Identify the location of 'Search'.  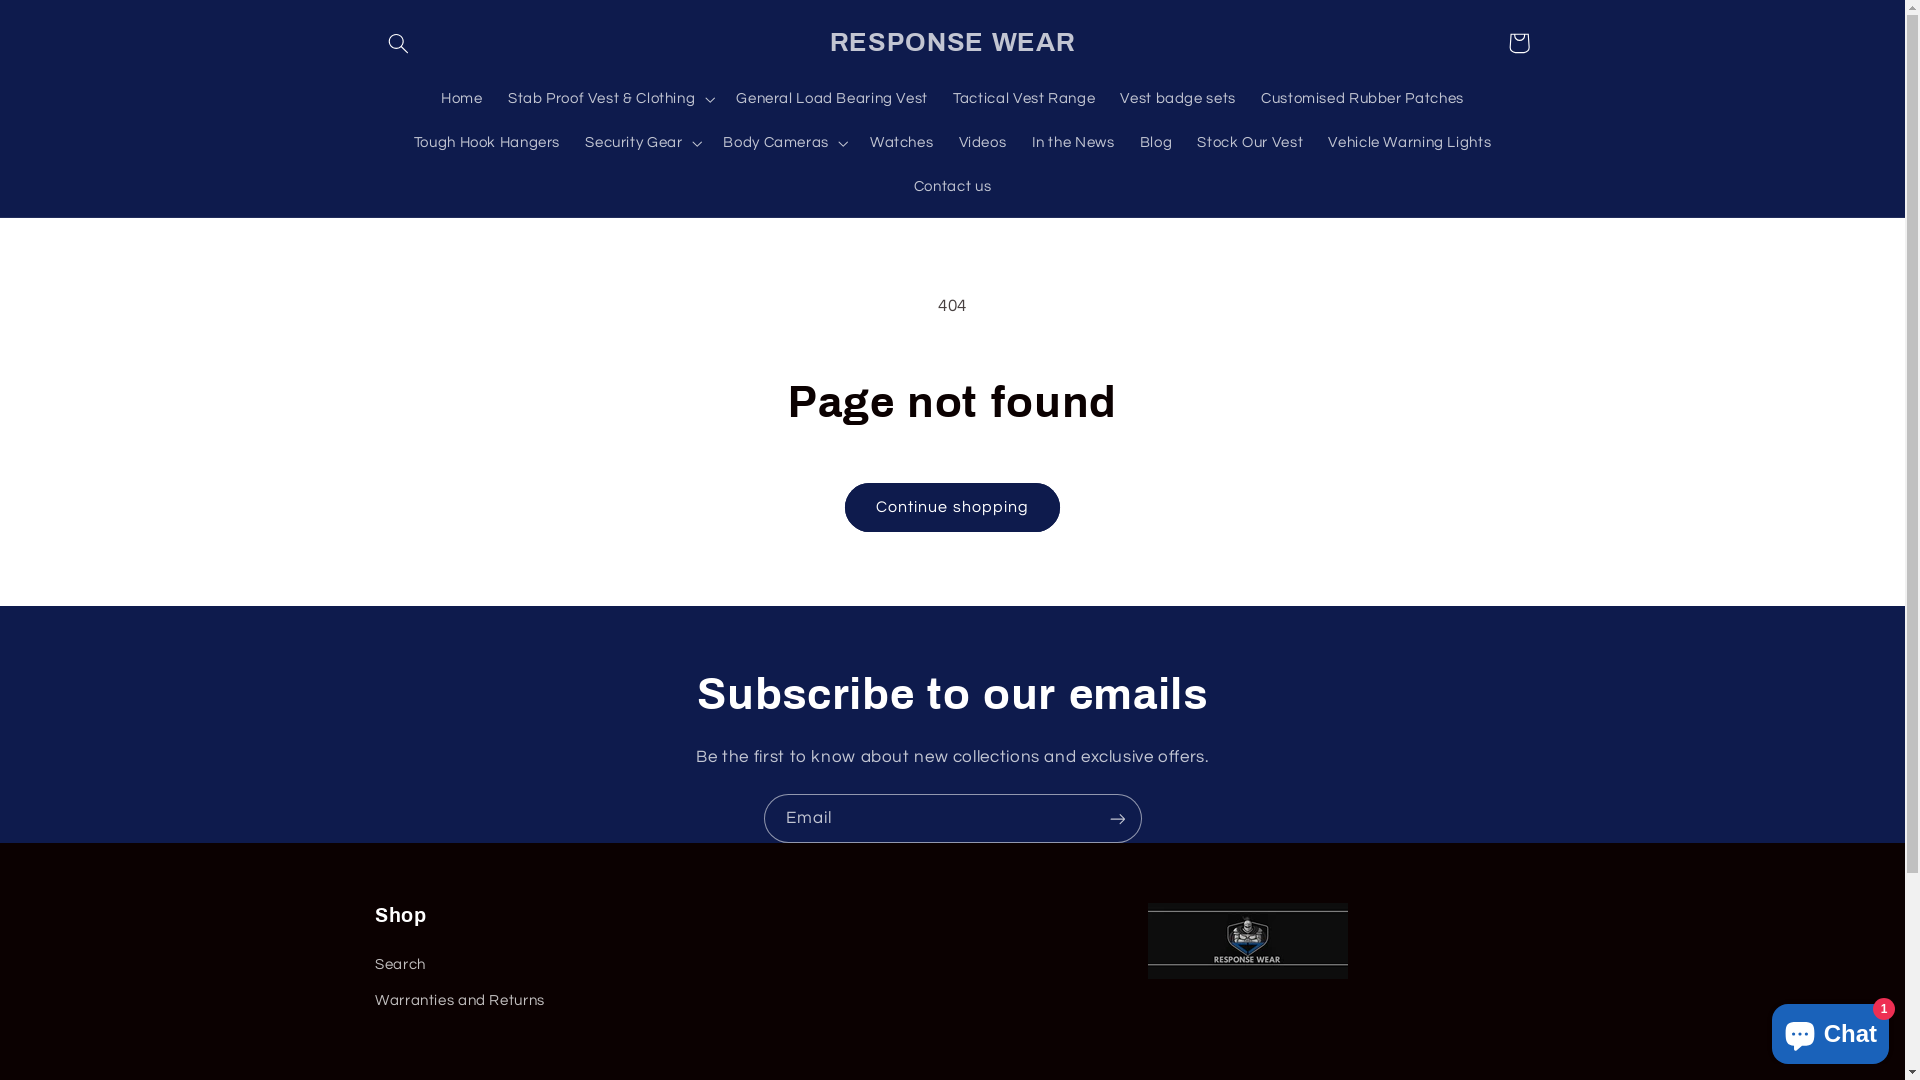
(374, 966).